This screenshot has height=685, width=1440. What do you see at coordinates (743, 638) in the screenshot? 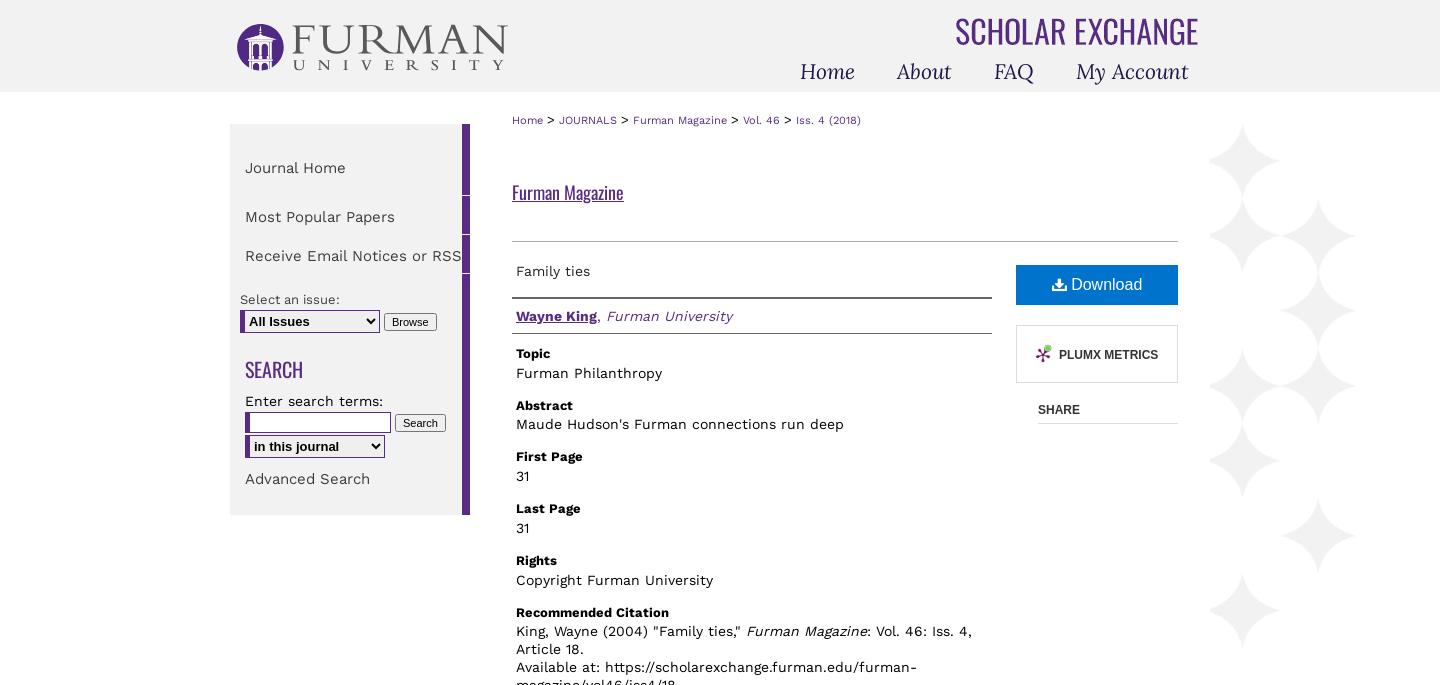
I see `': Vol. 46:
Iss.
4, Article 18.'` at bounding box center [743, 638].